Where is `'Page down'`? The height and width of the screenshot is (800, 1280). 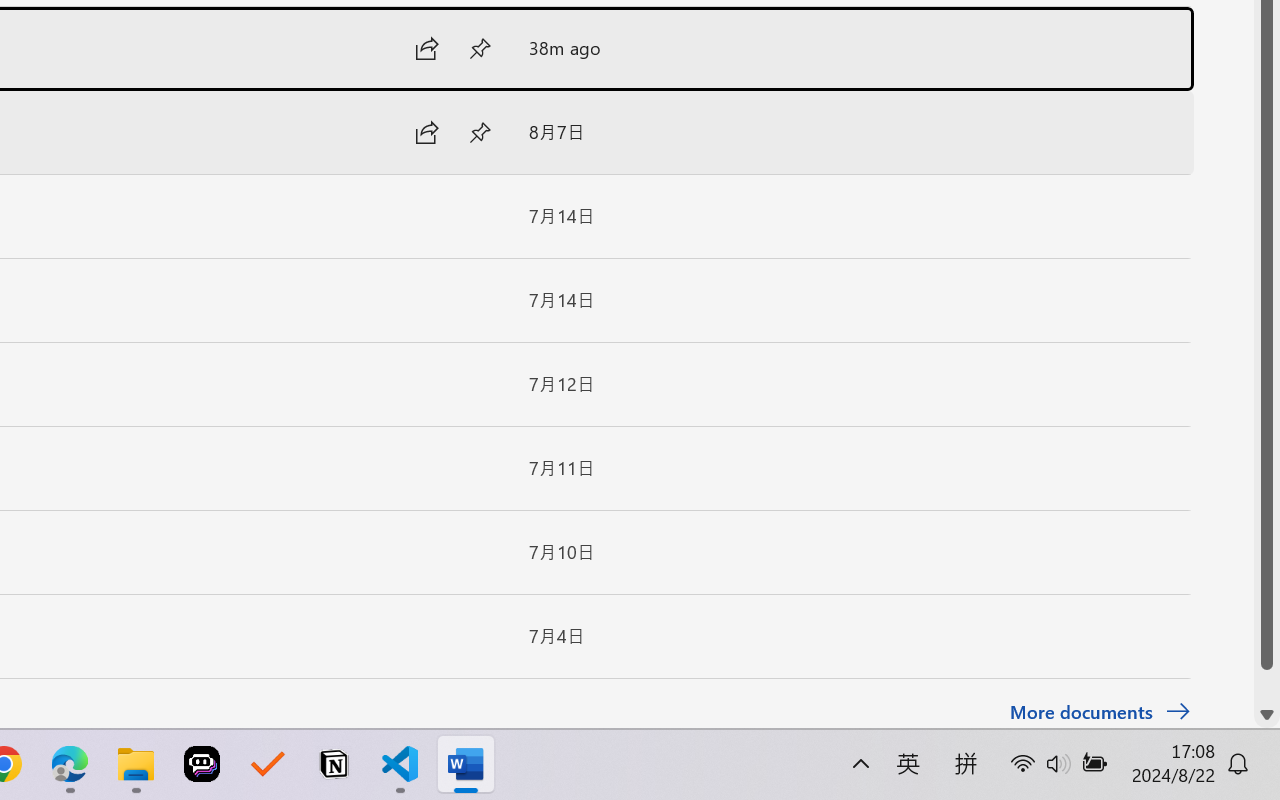 'Page down' is located at coordinates (1266, 686).